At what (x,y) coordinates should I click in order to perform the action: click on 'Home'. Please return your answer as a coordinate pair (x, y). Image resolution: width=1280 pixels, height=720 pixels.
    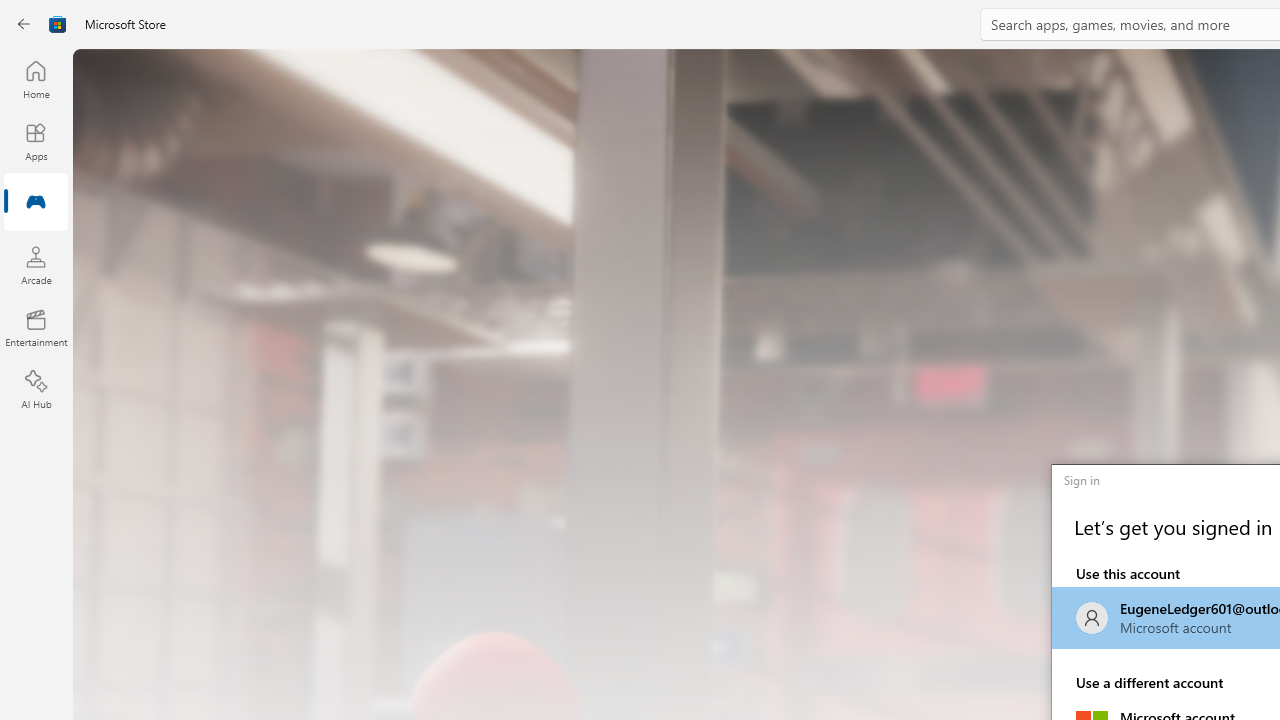
    Looking at the image, I should click on (35, 78).